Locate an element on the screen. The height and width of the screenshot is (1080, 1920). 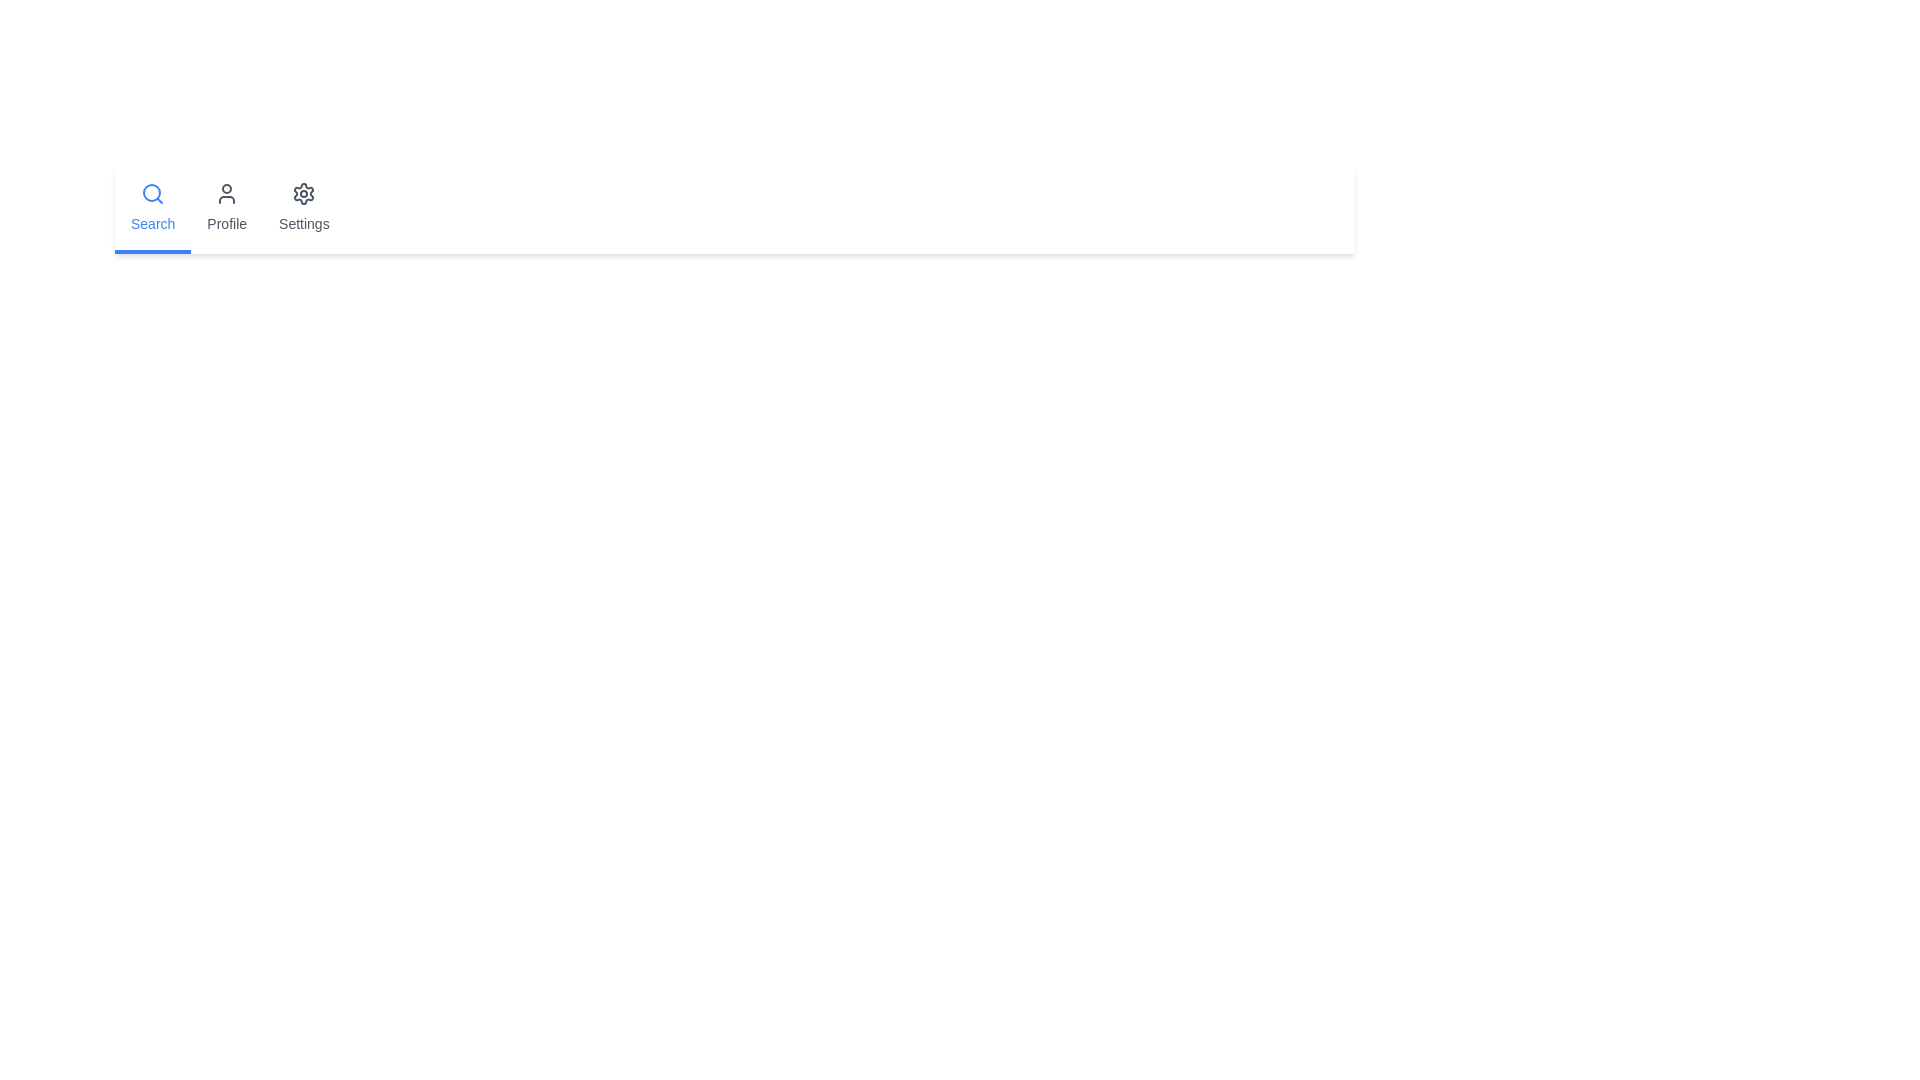
the 'Search' text label, which is styled in blue and positioned below the circular search icon is located at coordinates (152, 223).